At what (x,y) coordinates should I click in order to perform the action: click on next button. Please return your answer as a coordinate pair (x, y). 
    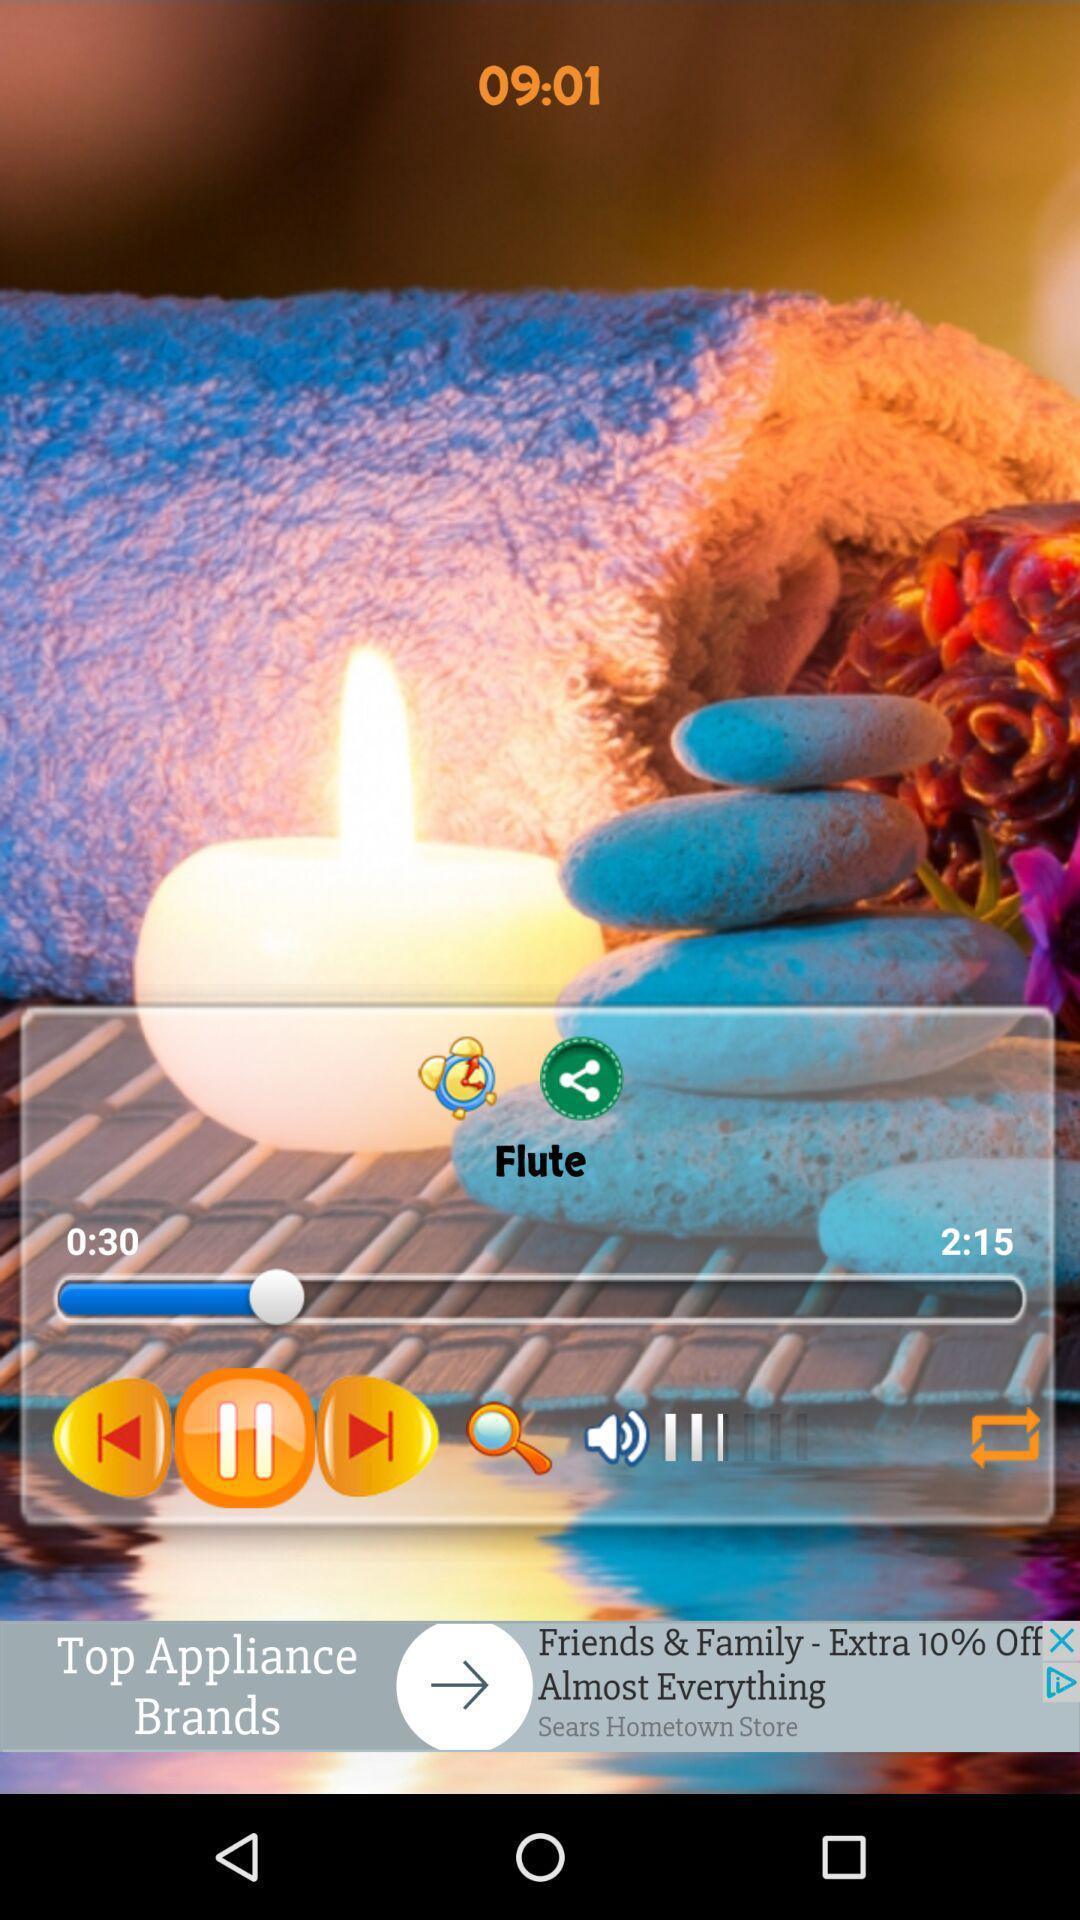
    Looking at the image, I should click on (377, 1436).